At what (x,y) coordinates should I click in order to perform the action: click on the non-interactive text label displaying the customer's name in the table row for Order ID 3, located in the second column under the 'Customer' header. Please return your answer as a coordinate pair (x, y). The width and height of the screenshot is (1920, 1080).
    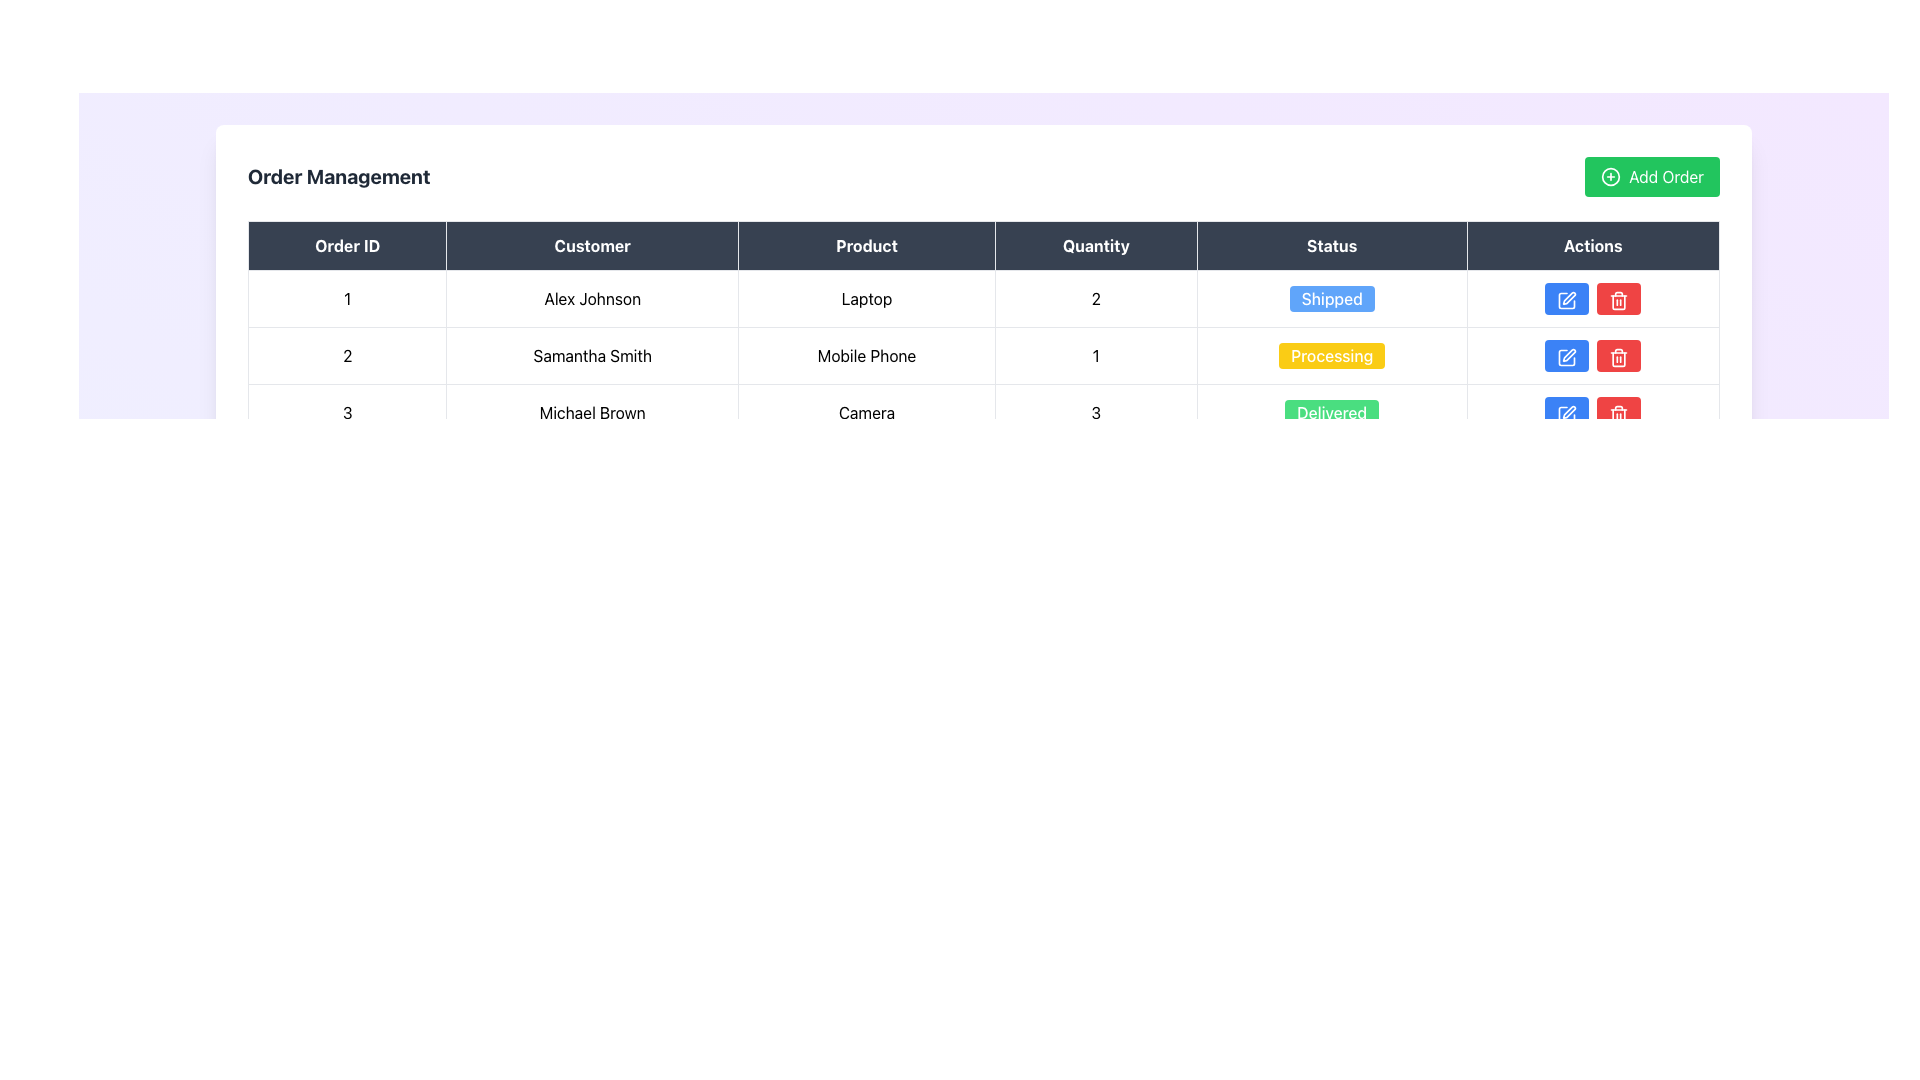
    Looking at the image, I should click on (591, 411).